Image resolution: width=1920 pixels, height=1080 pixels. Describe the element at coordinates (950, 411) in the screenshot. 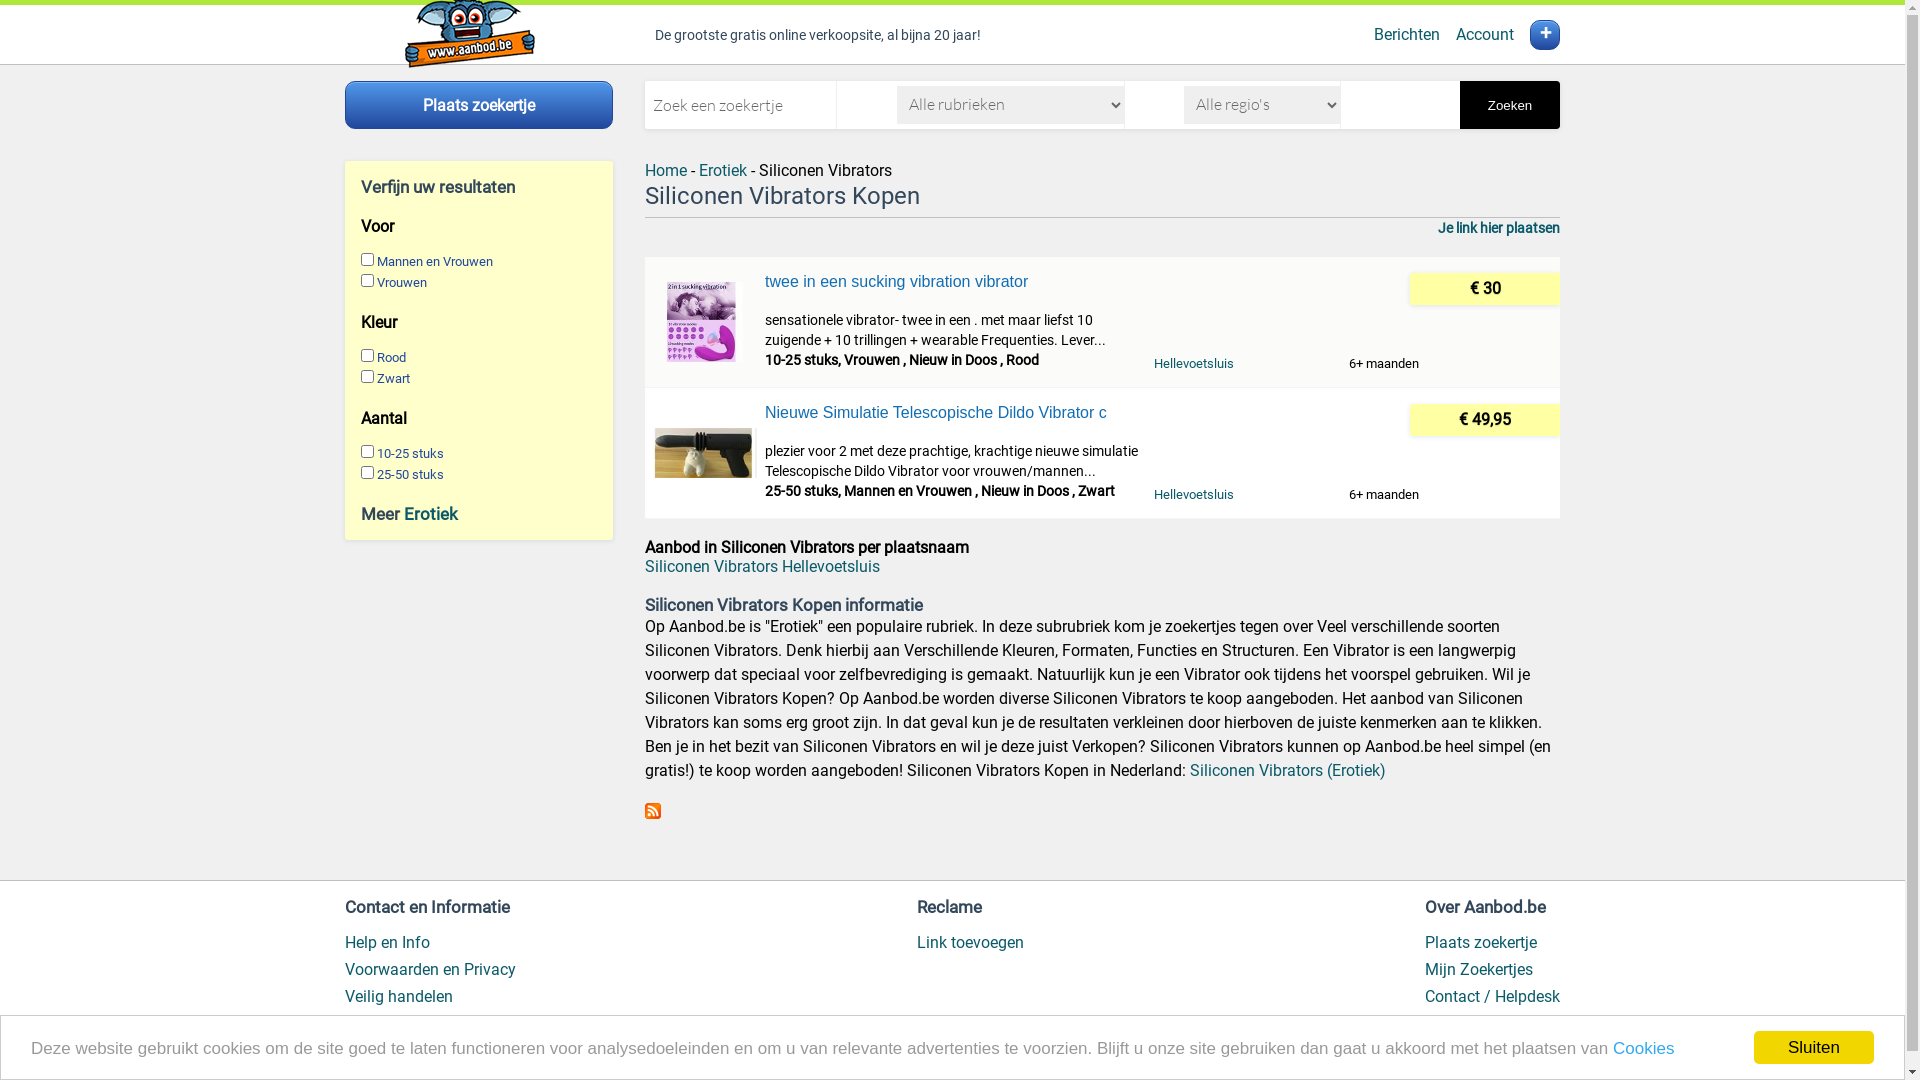

I see `'Nieuwe Simulatie Telescopische Dildo Vibrator c'` at that location.